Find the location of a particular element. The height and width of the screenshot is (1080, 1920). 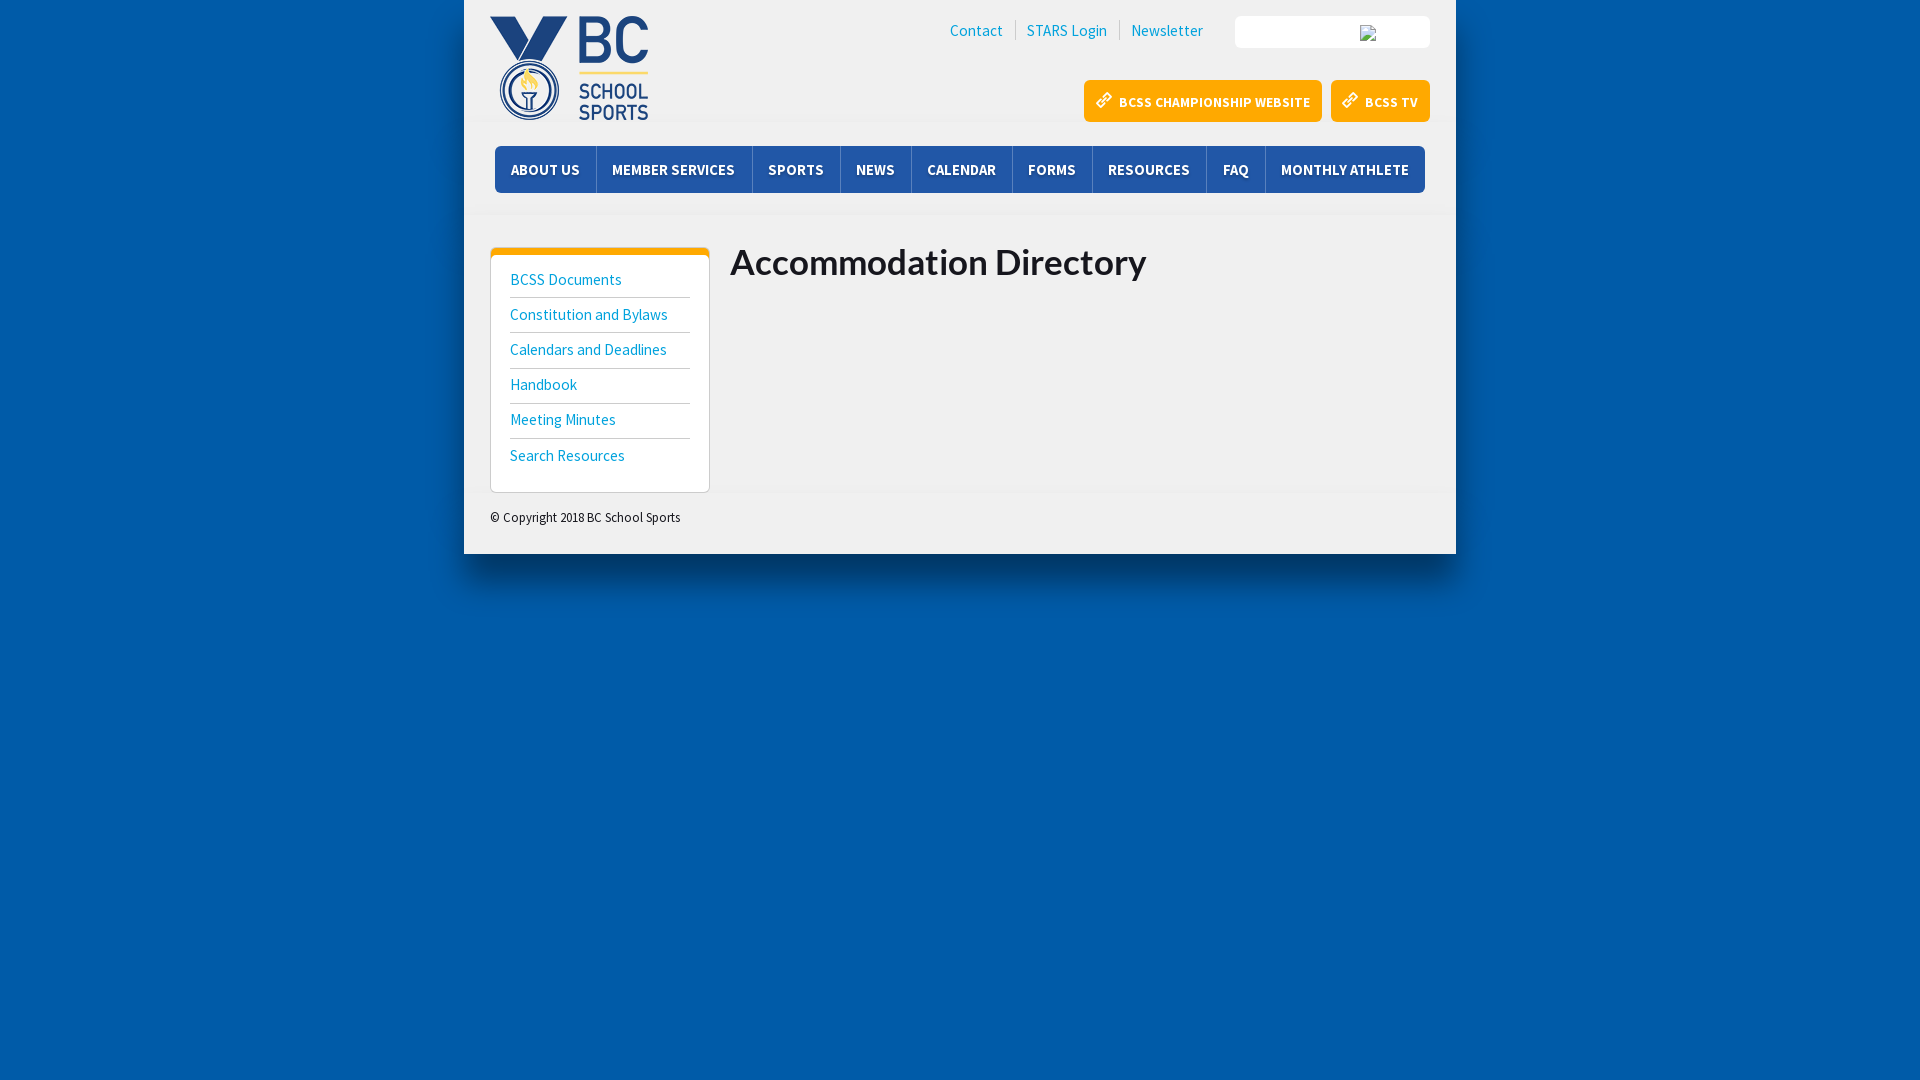

'Meeting Minutes' is located at coordinates (599, 421).